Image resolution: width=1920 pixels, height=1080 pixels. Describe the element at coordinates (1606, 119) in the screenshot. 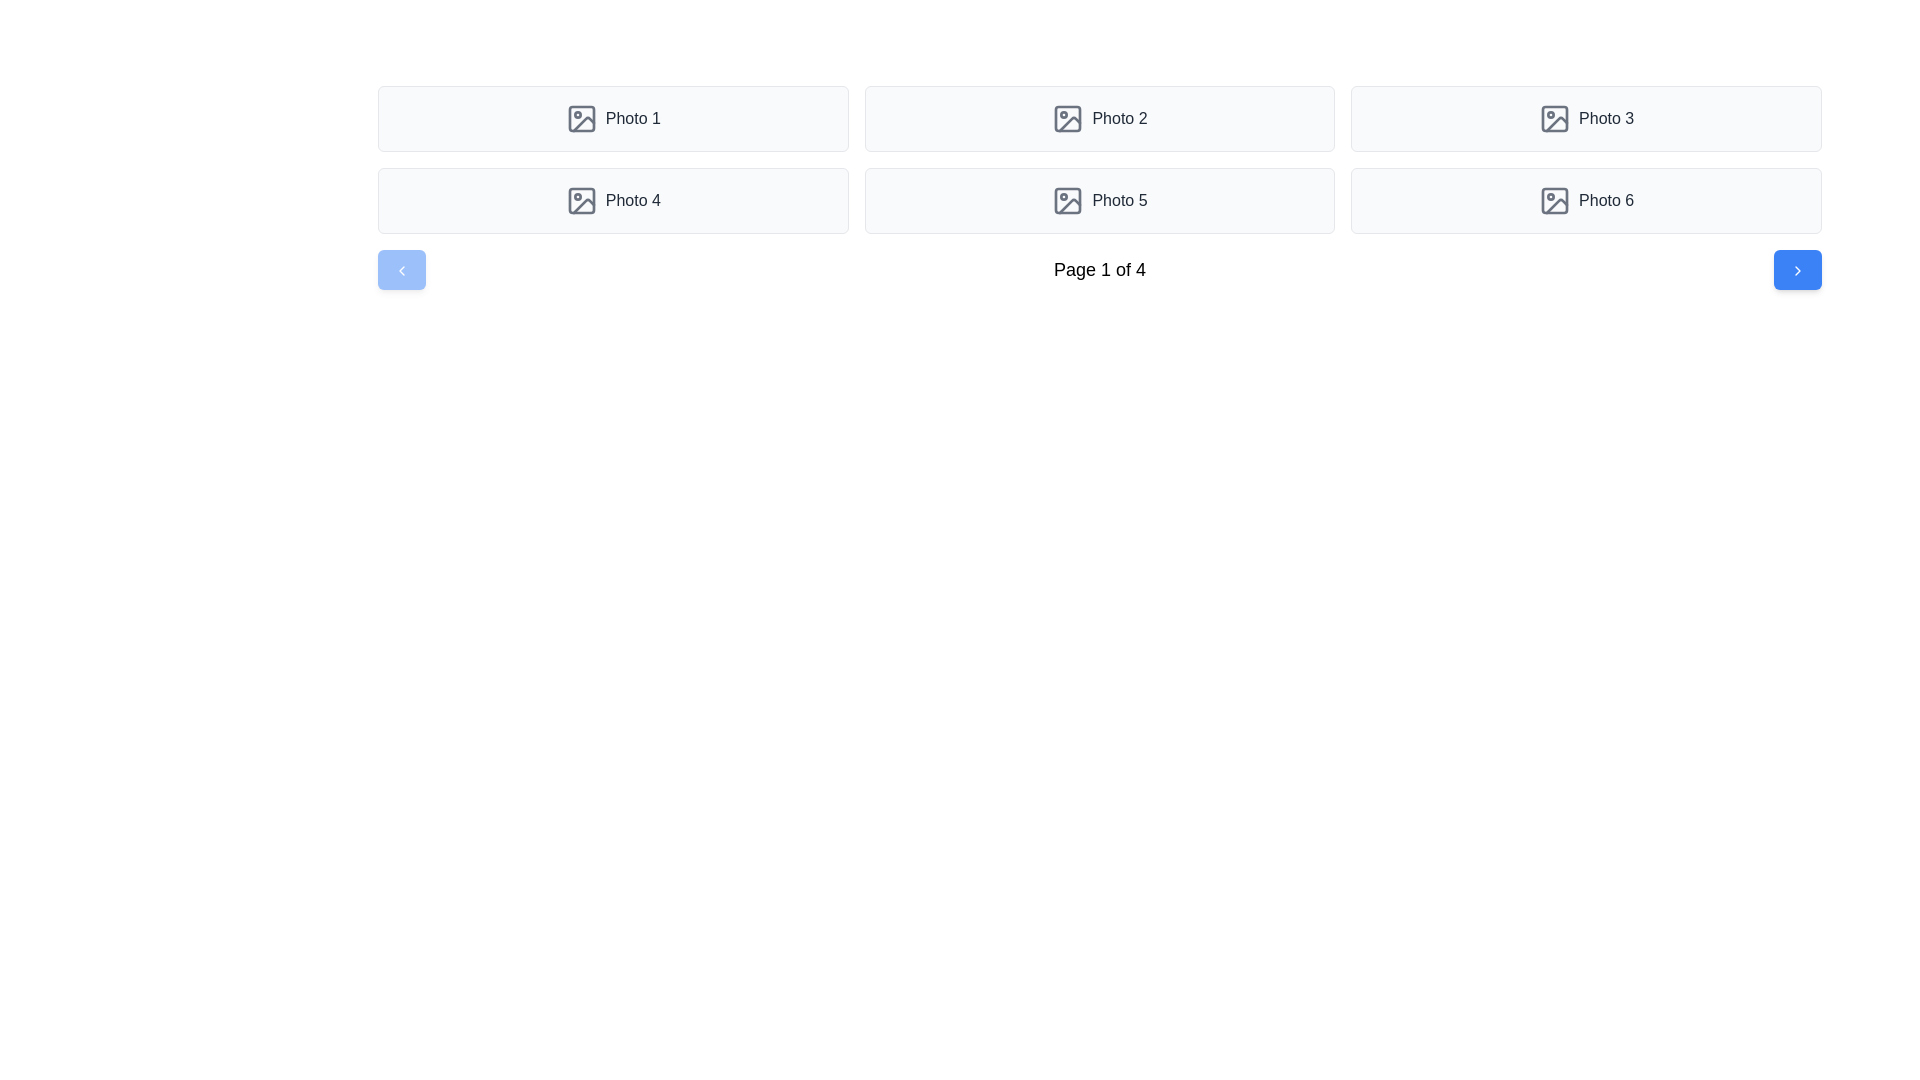

I see `the text label "Photo 3" which serves as a title for an associated photo representation, located in the second row, third column of the grid layout` at that location.